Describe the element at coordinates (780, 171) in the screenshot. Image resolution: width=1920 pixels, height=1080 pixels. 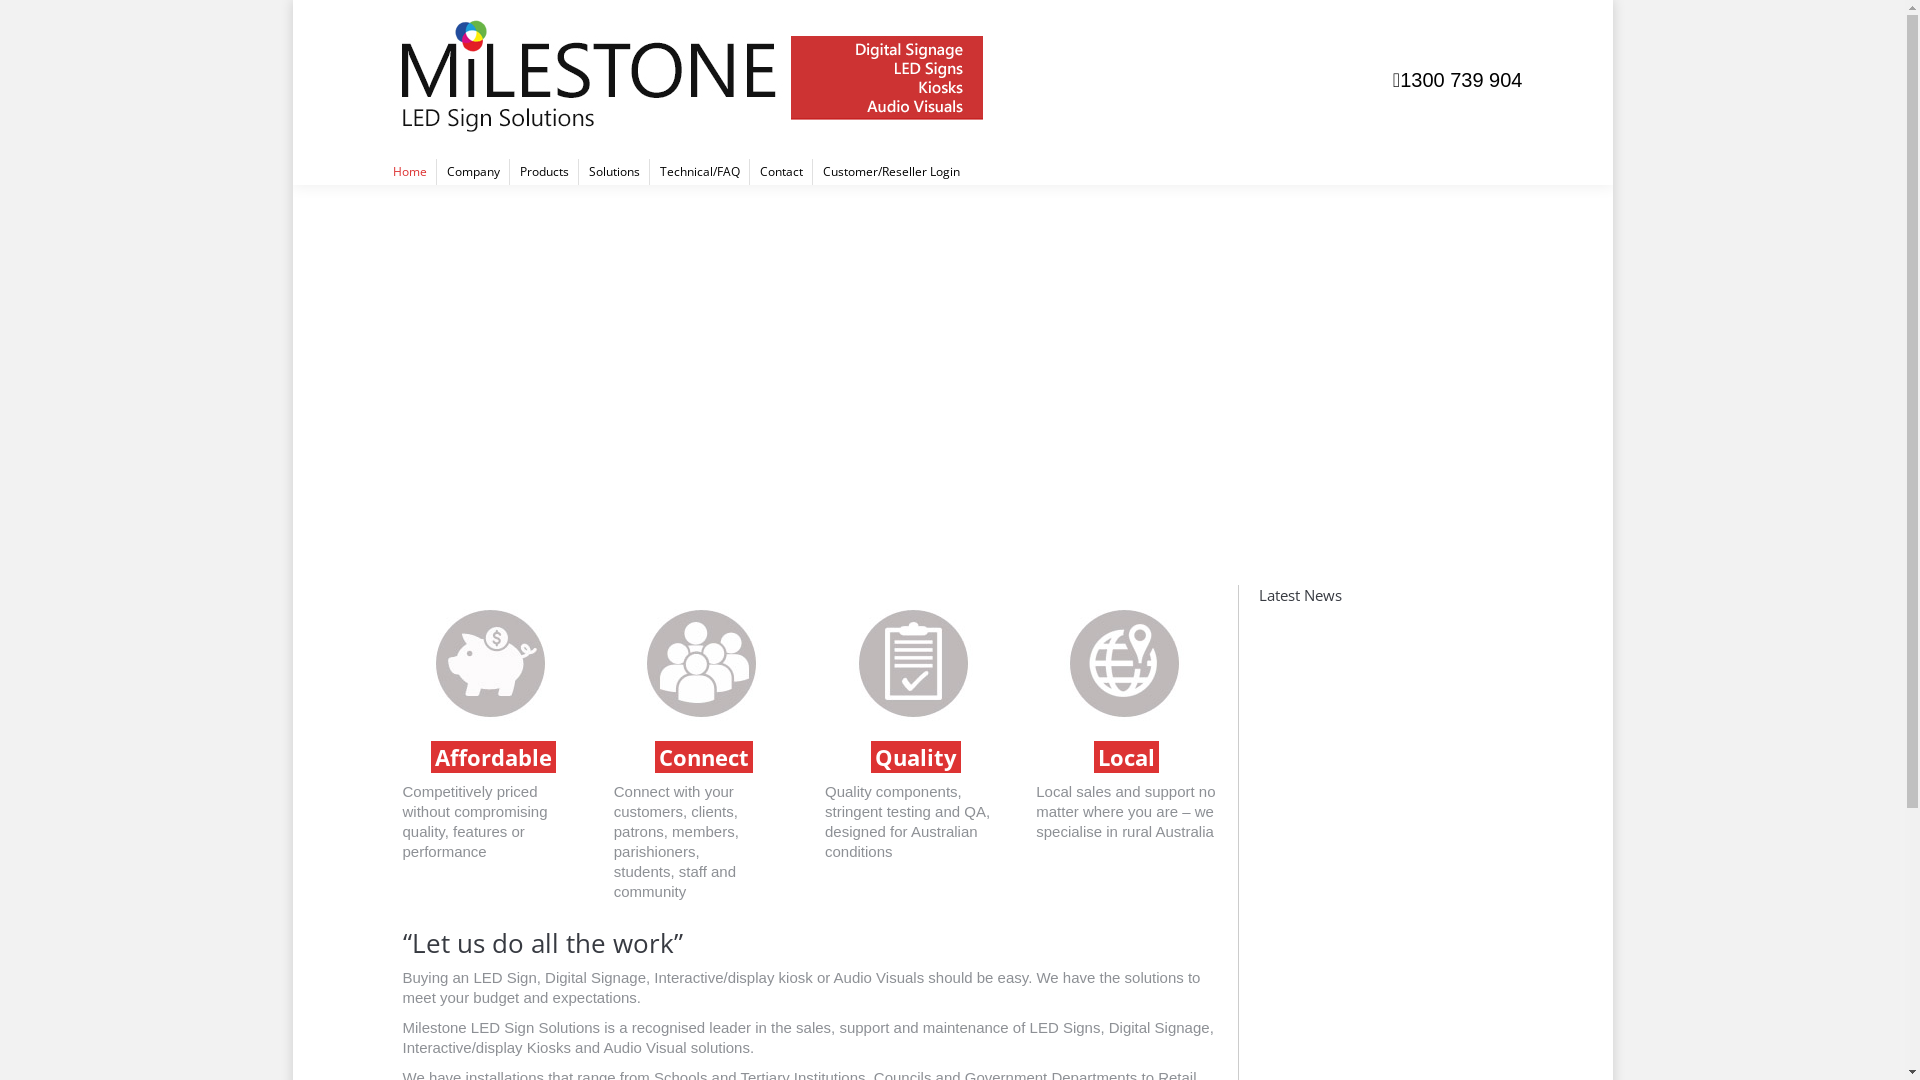
I see `'Contact'` at that location.